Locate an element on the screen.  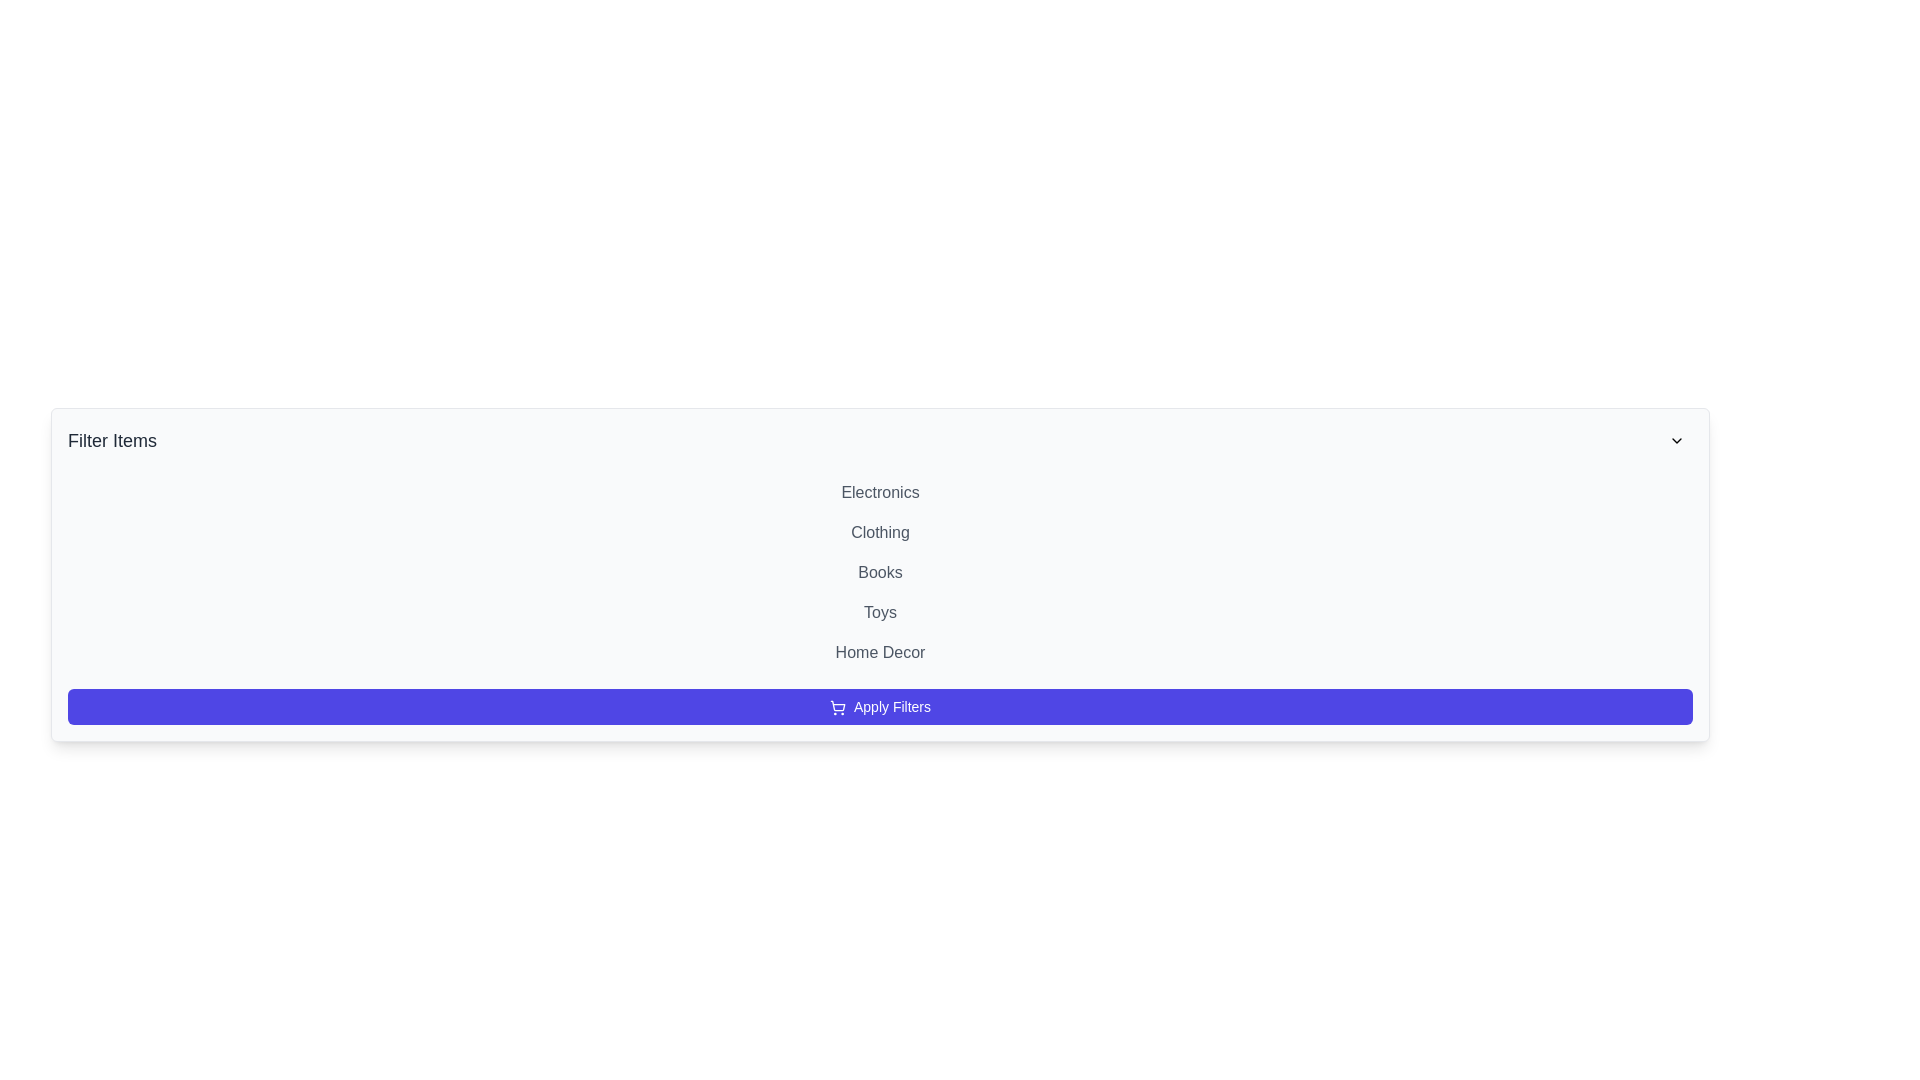
the primary label text element located in the top-left section of the filter section interface is located at coordinates (111, 439).